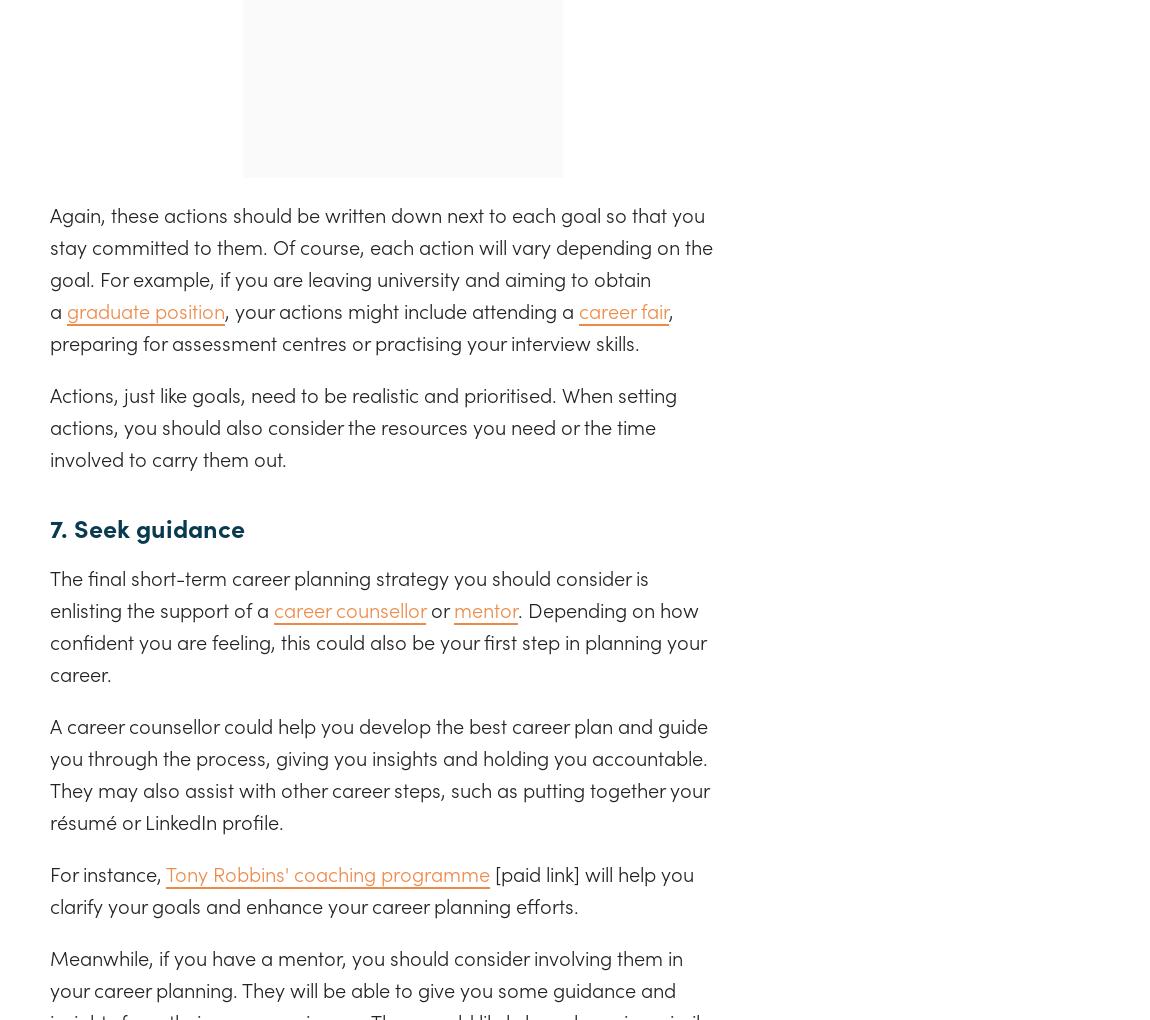 Image resolution: width=1150 pixels, height=1020 pixels. I want to click on 'mentor', so click(485, 607).